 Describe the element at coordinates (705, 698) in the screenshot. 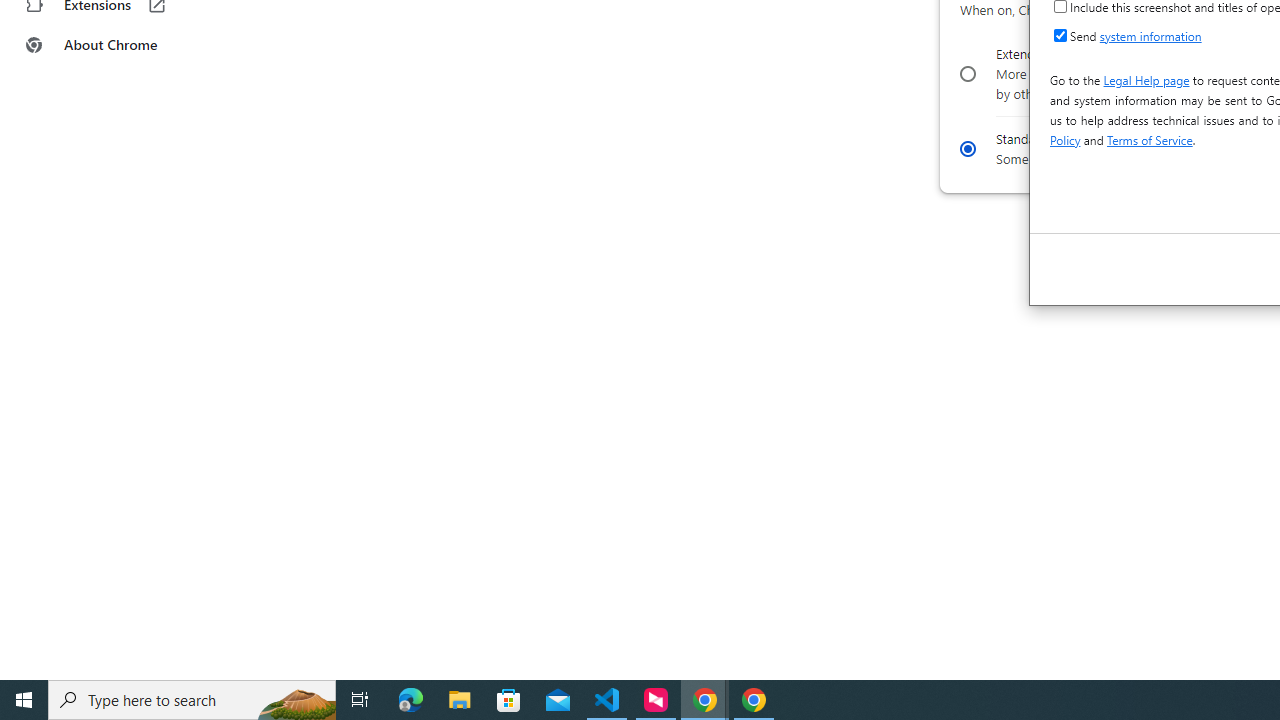

I see `'Google Chrome - 3 running windows'` at that location.